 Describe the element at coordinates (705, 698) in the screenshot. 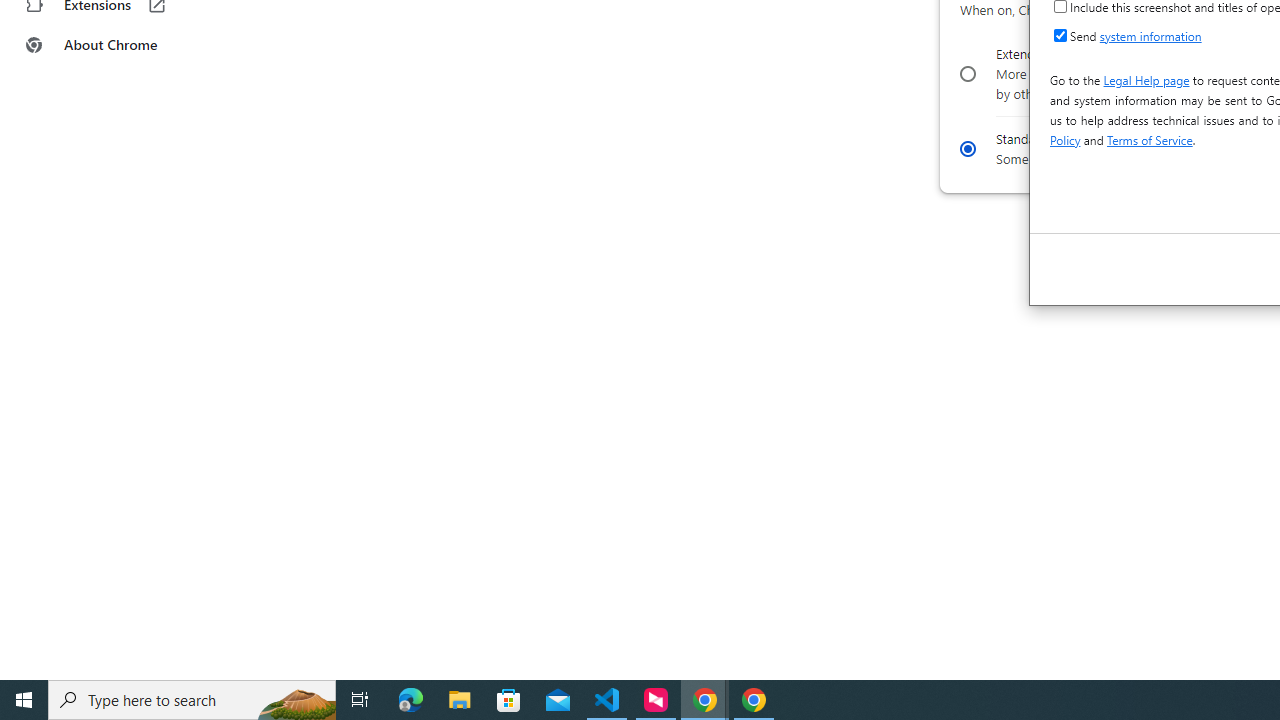

I see `'Google Chrome - 3 running windows'` at that location.